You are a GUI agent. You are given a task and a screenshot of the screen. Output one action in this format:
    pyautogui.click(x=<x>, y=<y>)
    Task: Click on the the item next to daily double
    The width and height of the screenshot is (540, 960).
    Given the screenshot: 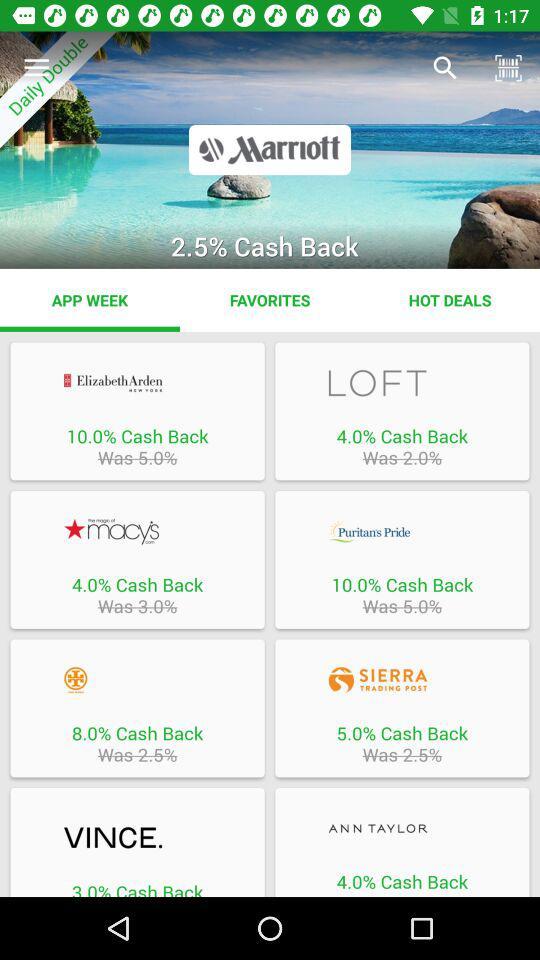 What is the action you would take?
    pyautogui.click(x=445, y=68)
    